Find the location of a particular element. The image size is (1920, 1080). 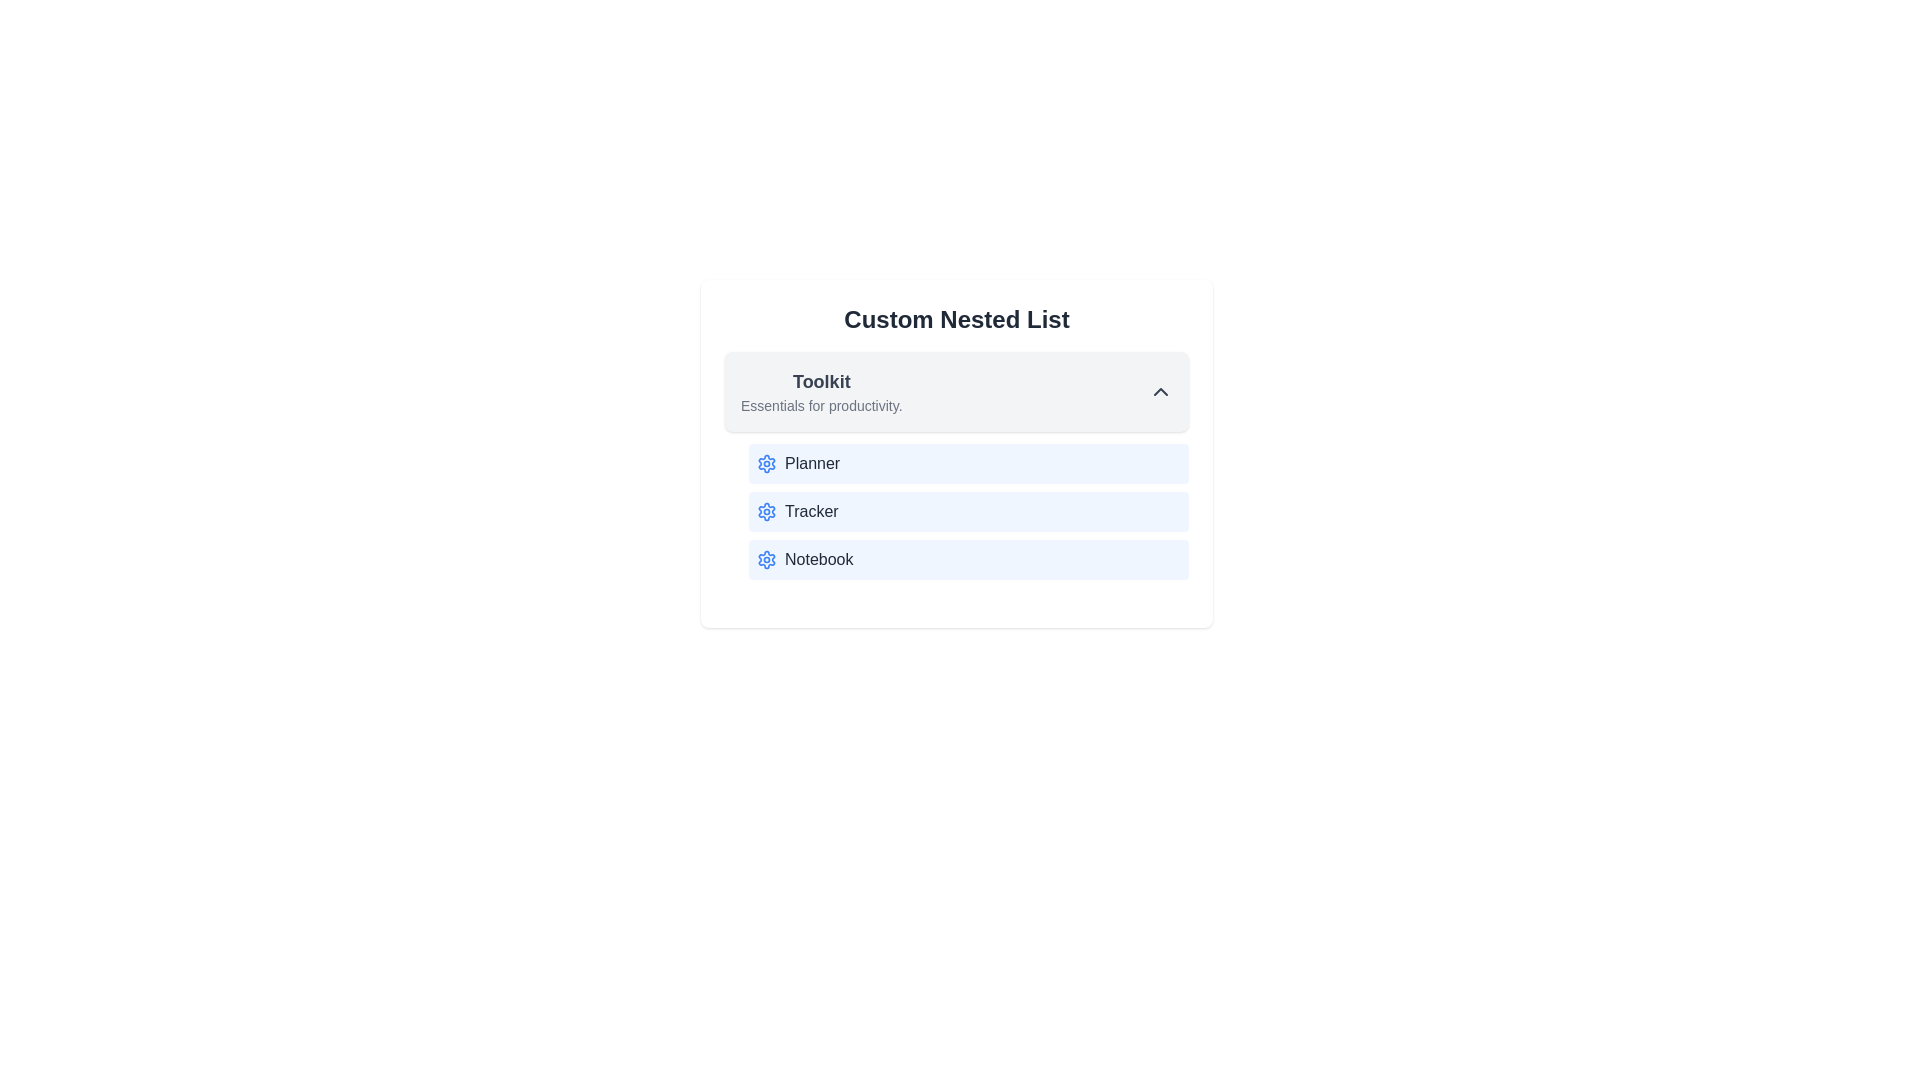

the category header to toggle its expansion is located at coordinates (955, 392).